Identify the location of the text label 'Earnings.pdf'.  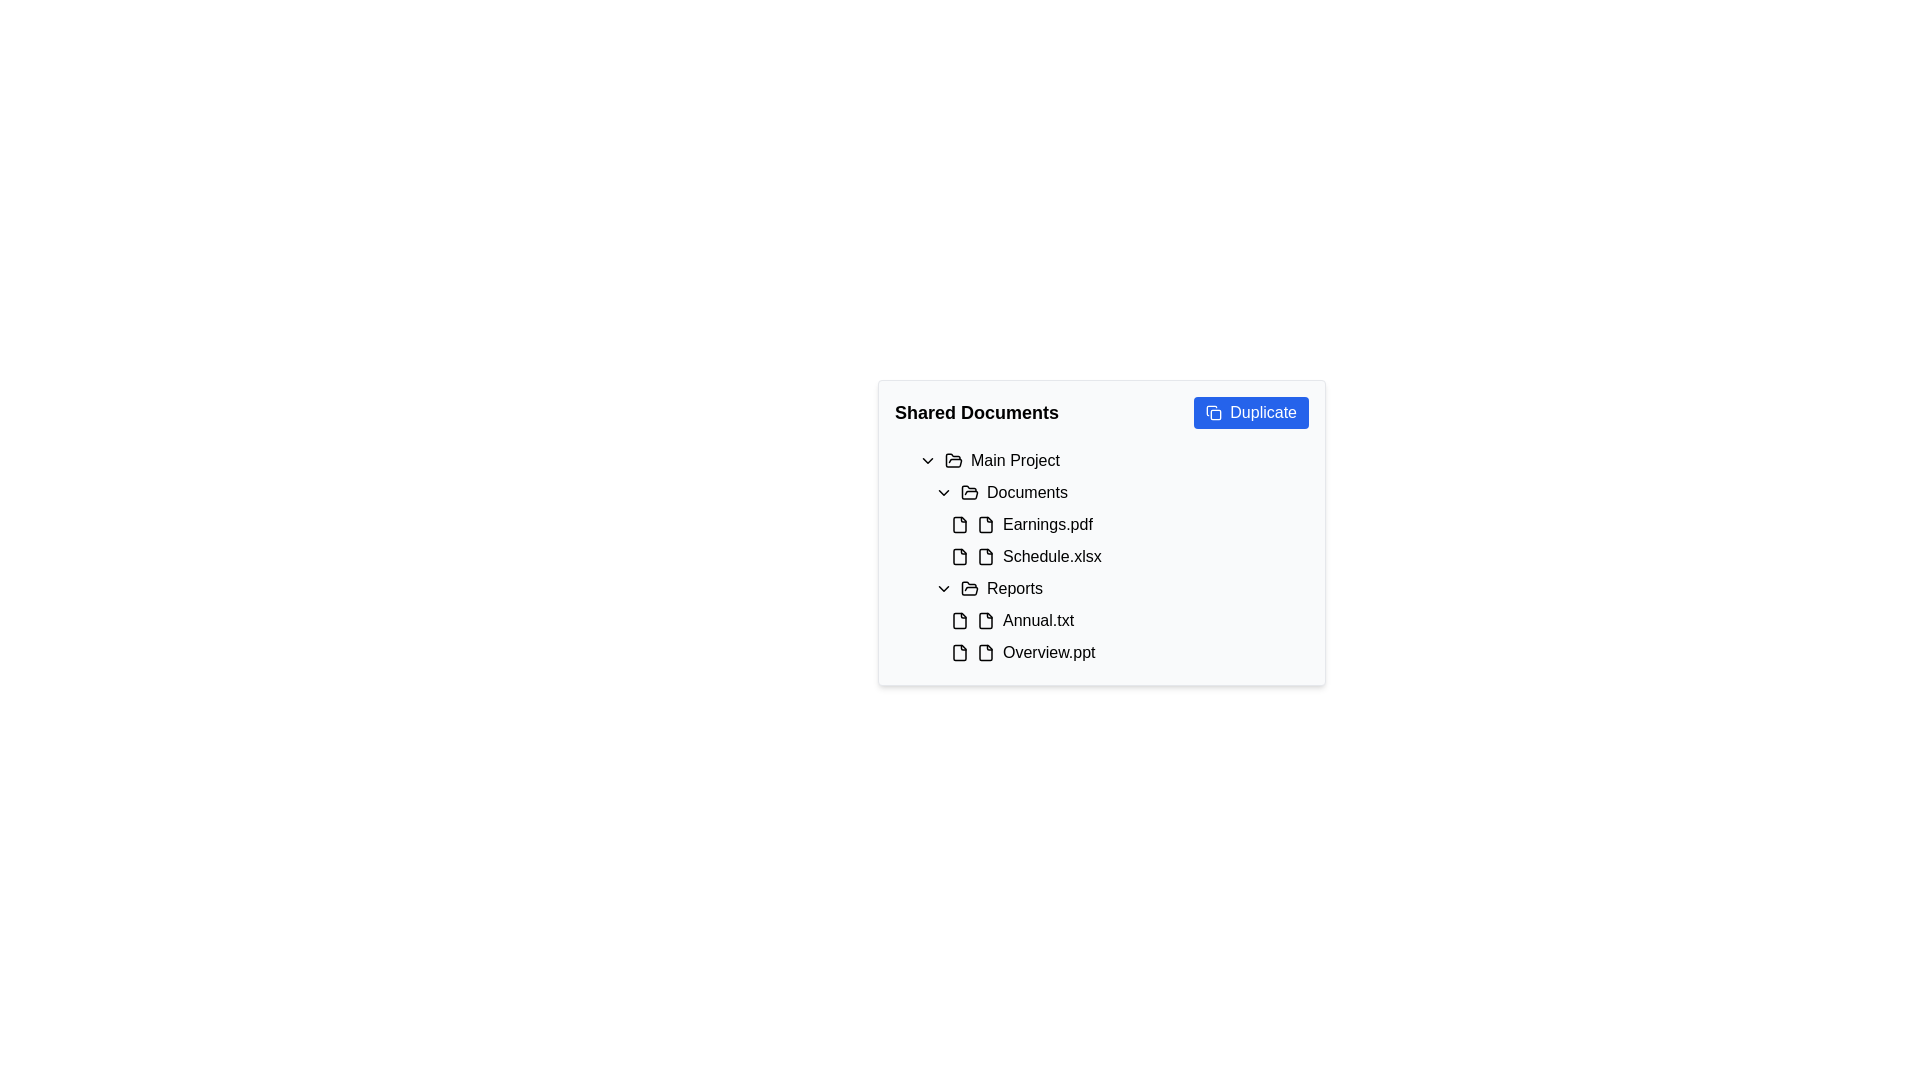
(1046, 523).